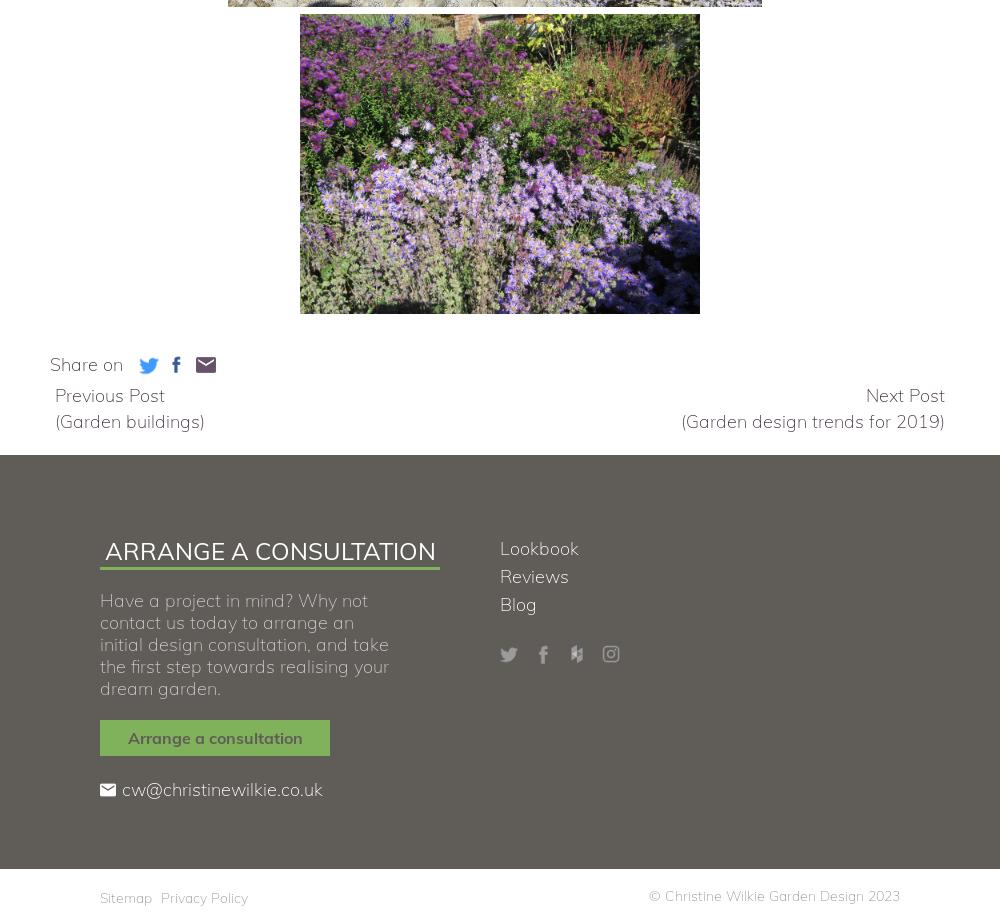 Image resolution: width=1000 pixels, height=923 pixels. Describe the element at coordinates (109, 395) in the screenshot. I see `'Previous Post'` at that location.